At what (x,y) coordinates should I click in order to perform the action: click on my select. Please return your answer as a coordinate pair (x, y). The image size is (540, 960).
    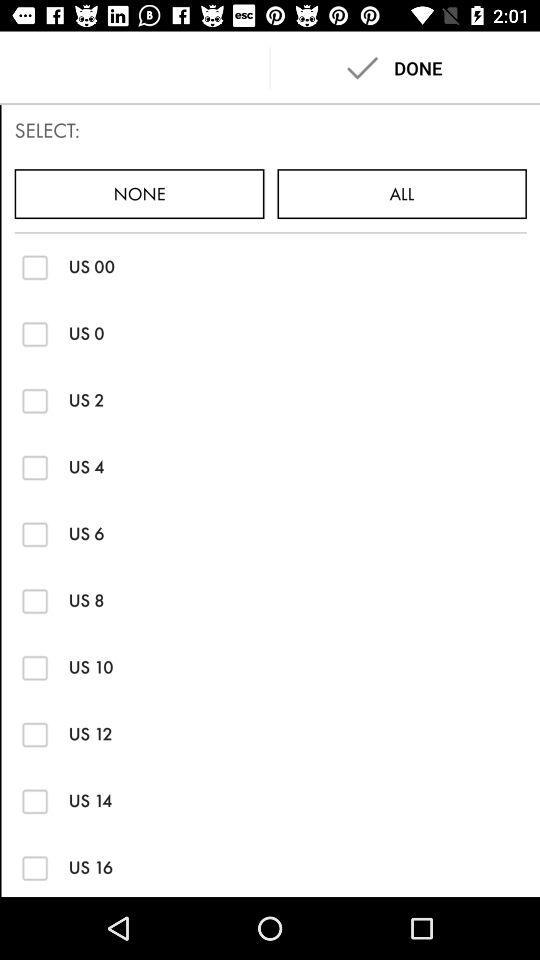
    Looking at the image, I should click on (35, 733).